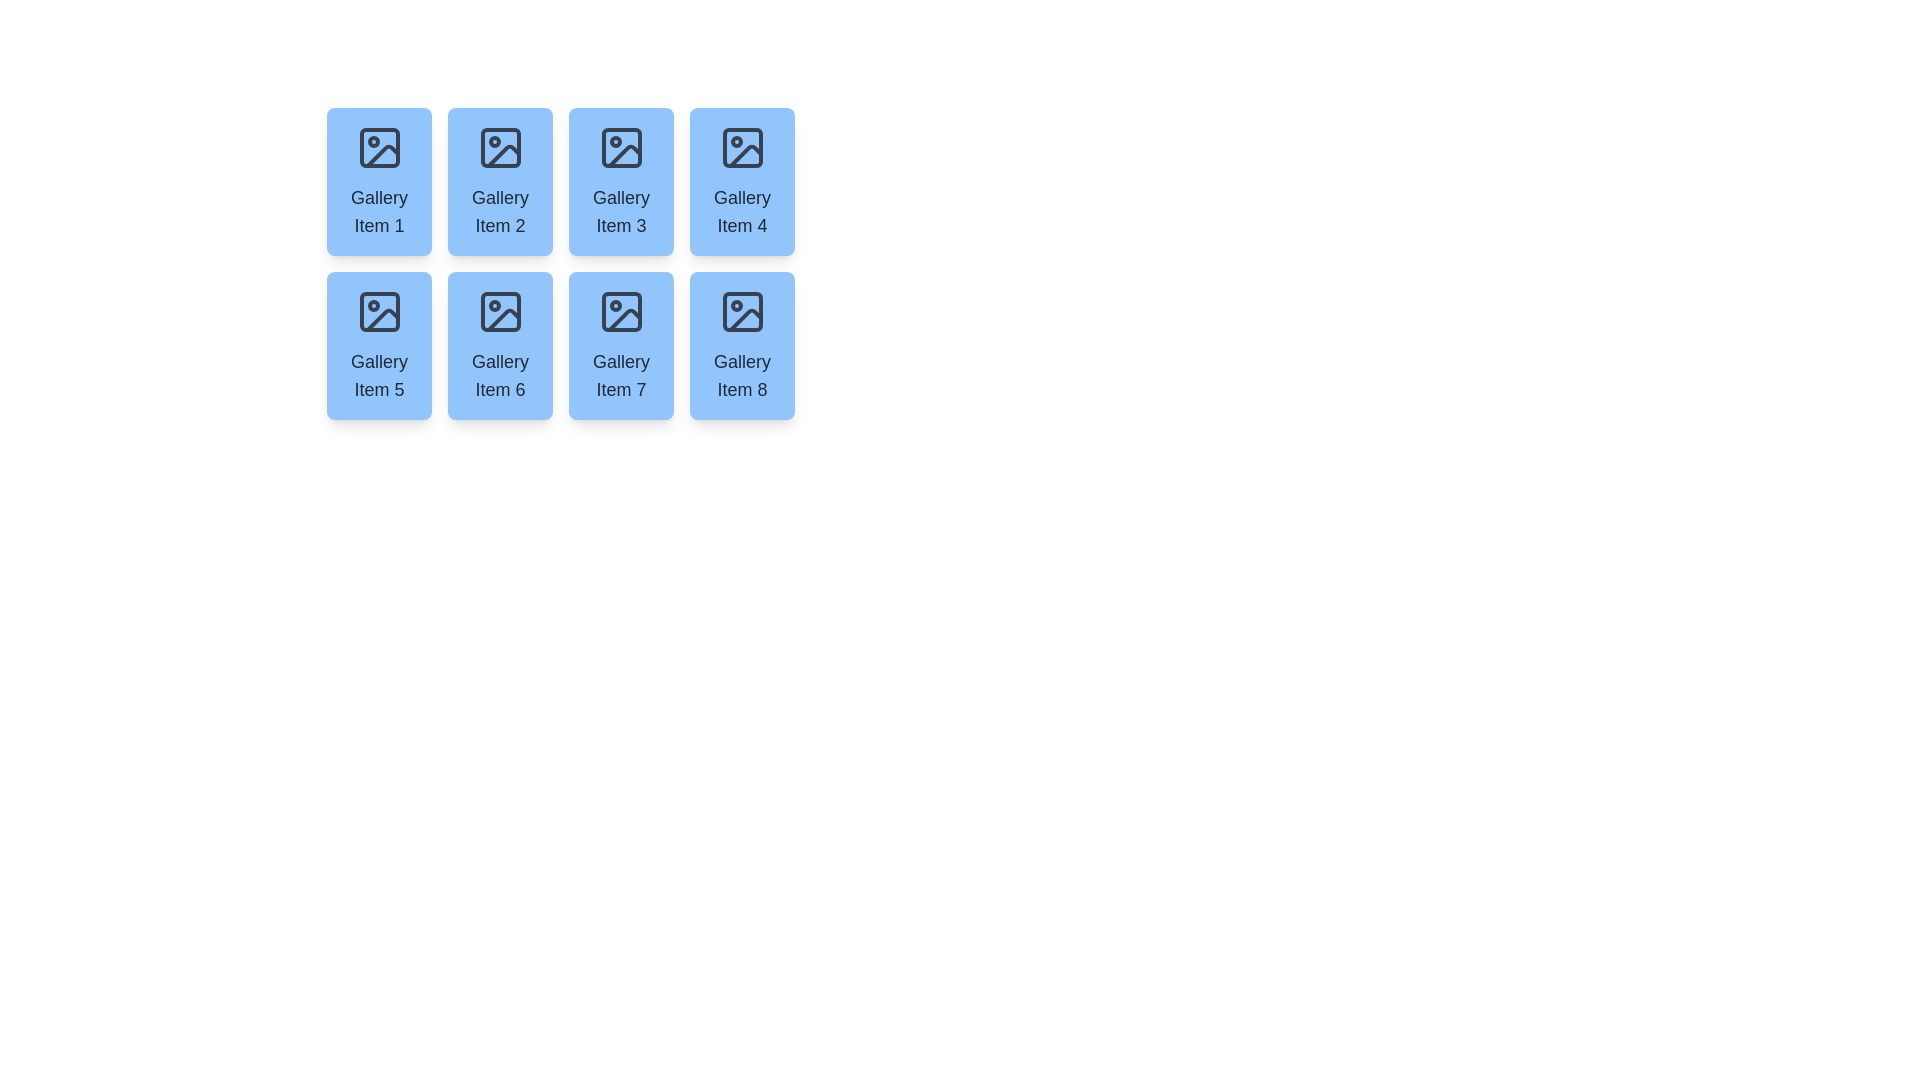 This screenshot has width=1920, height=1080. I want to click on the icon styled with a square outline containing a circular shape and a diagonal line, located within the blue card labeled 'Gallery Item 8', so click(741, 312).